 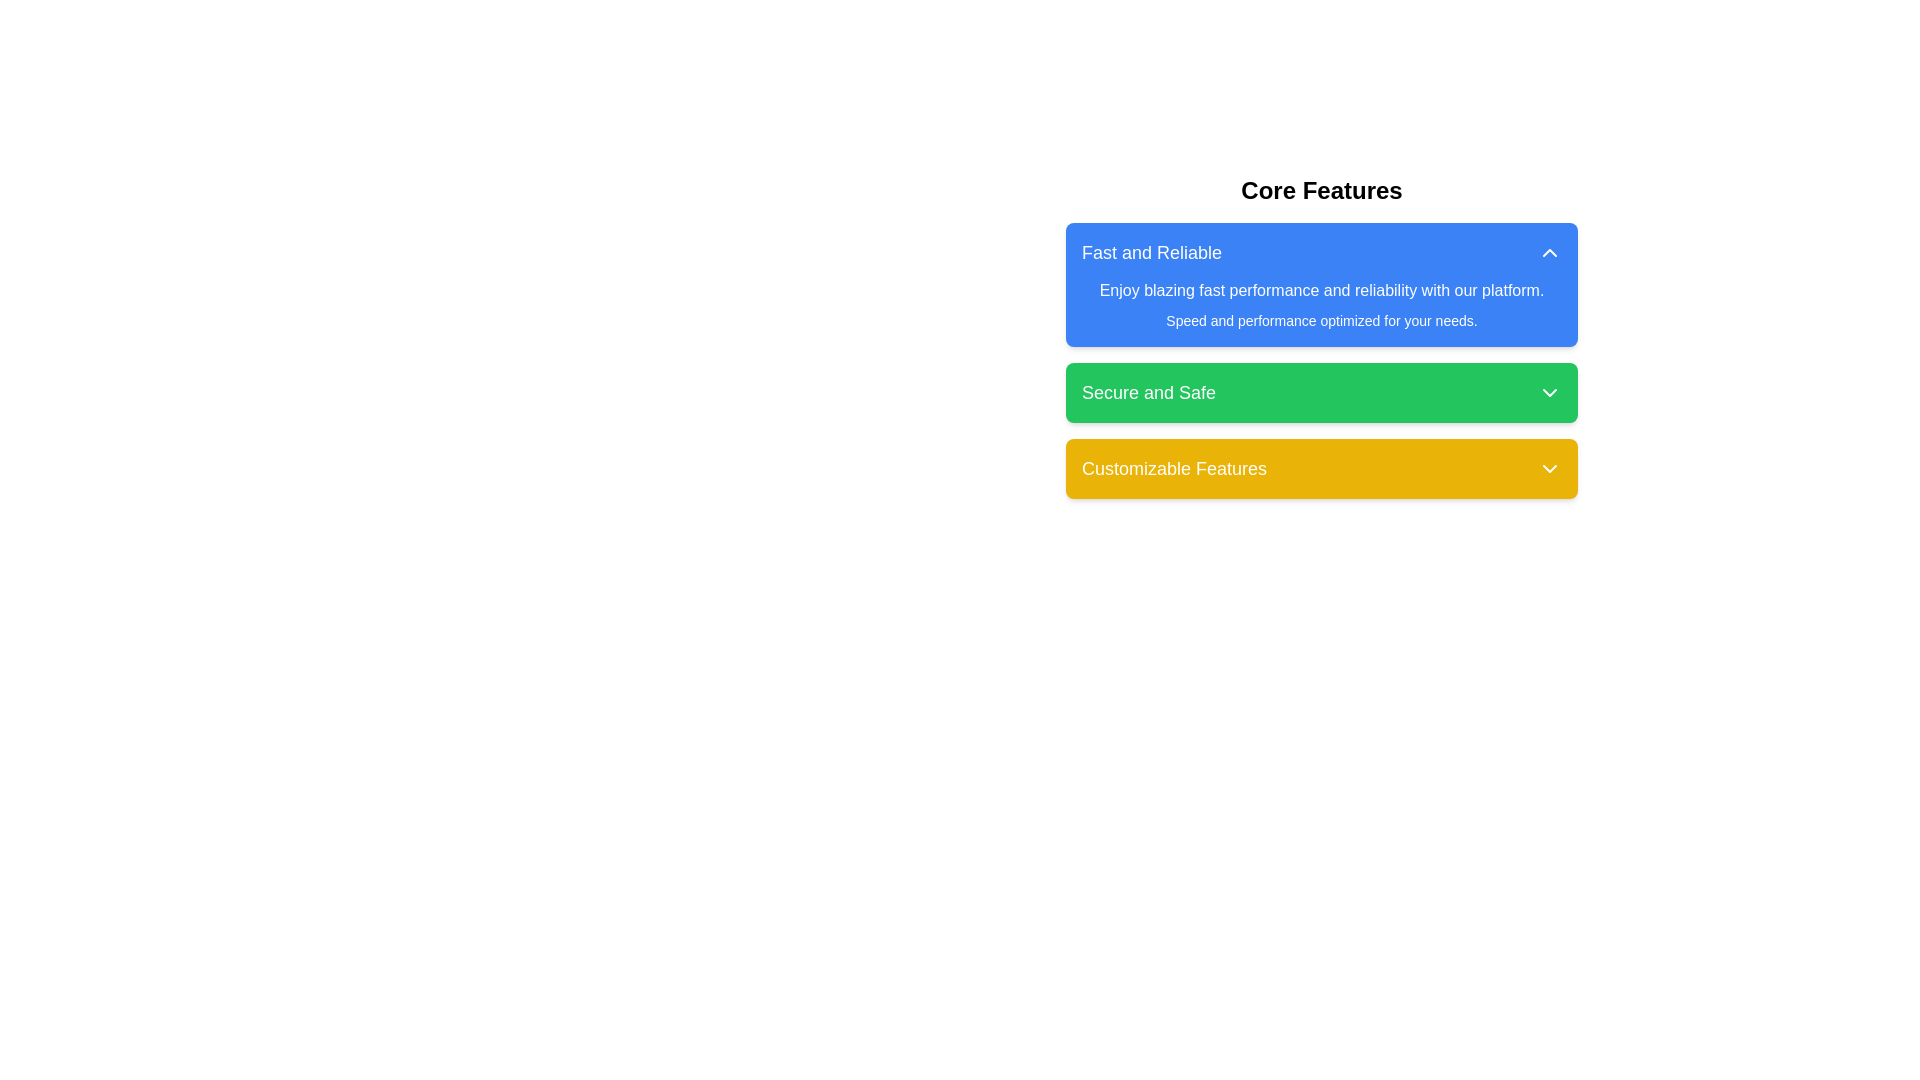 I want to click on the first Collapsible Section Group to read its core features information, so click(x=1321, y=335).